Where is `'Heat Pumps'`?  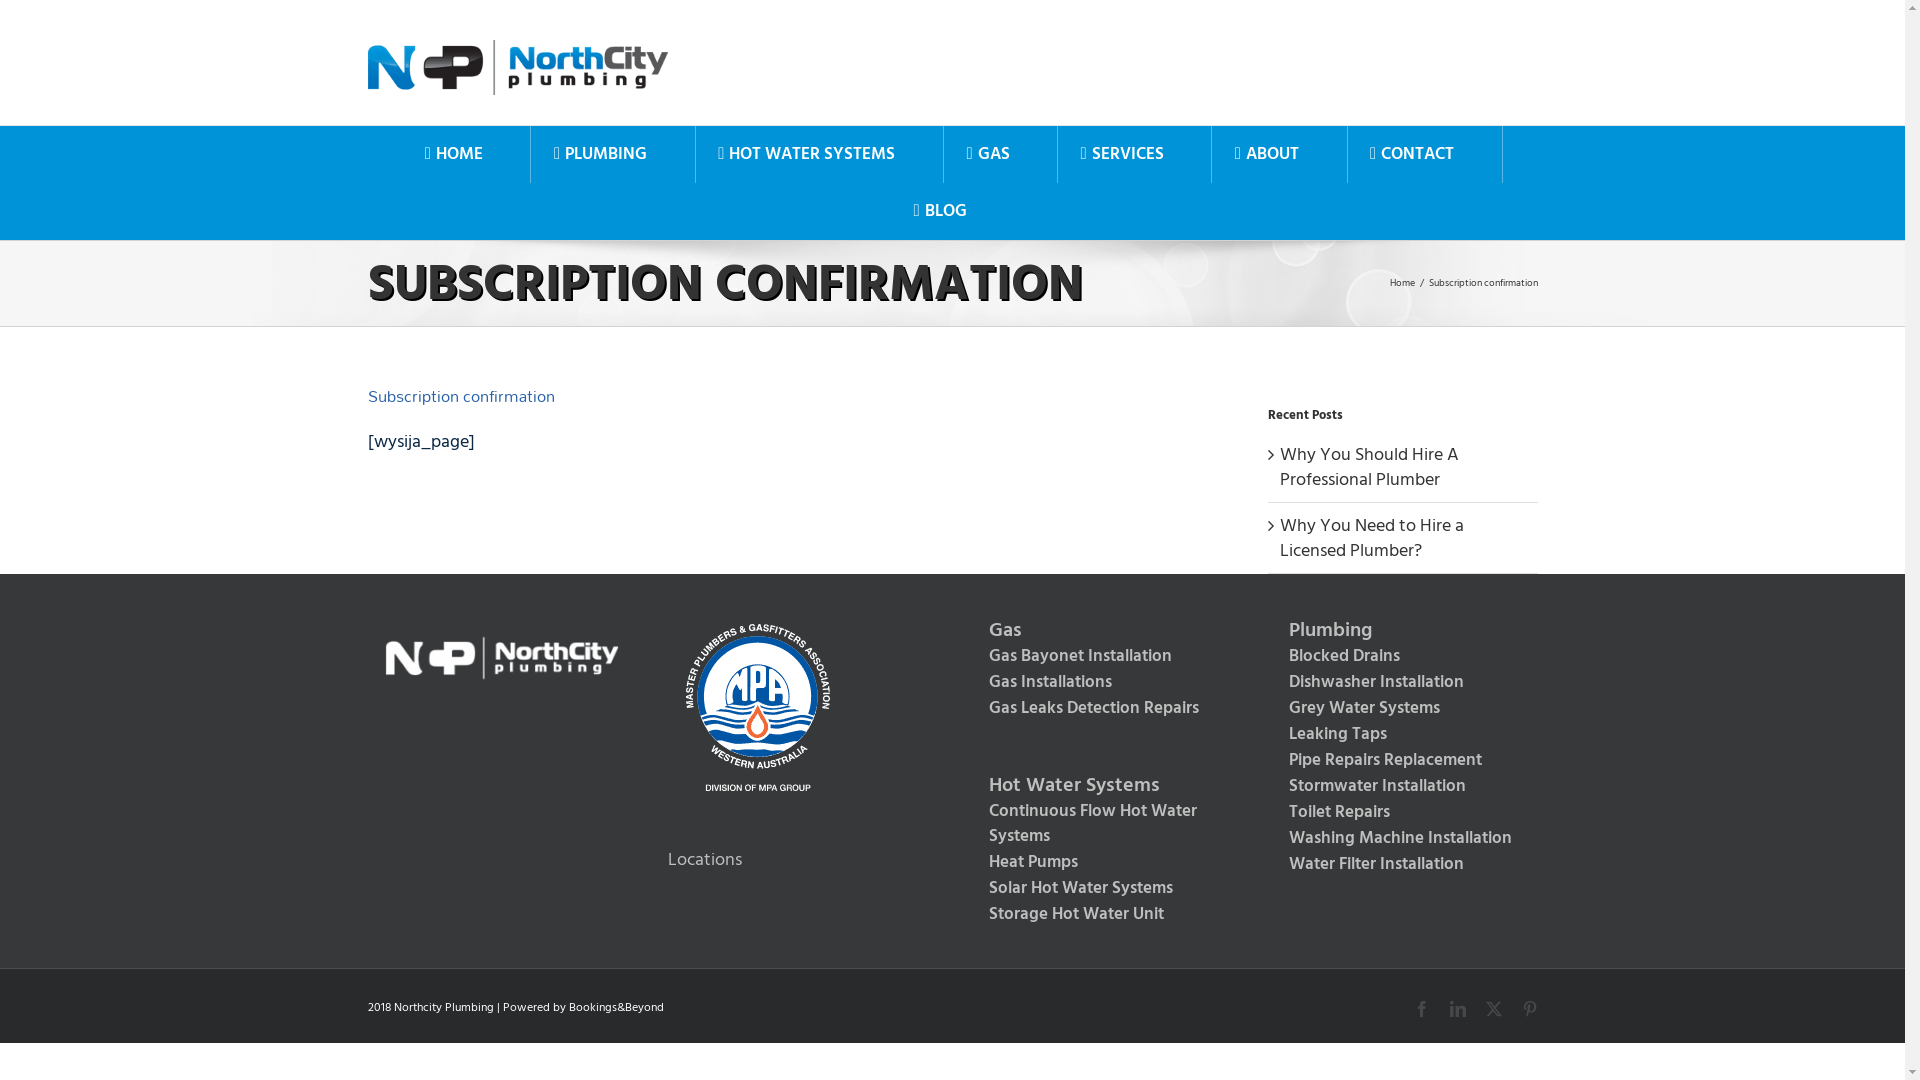
'Heat Pumps' is located at coordinates (968, 862).